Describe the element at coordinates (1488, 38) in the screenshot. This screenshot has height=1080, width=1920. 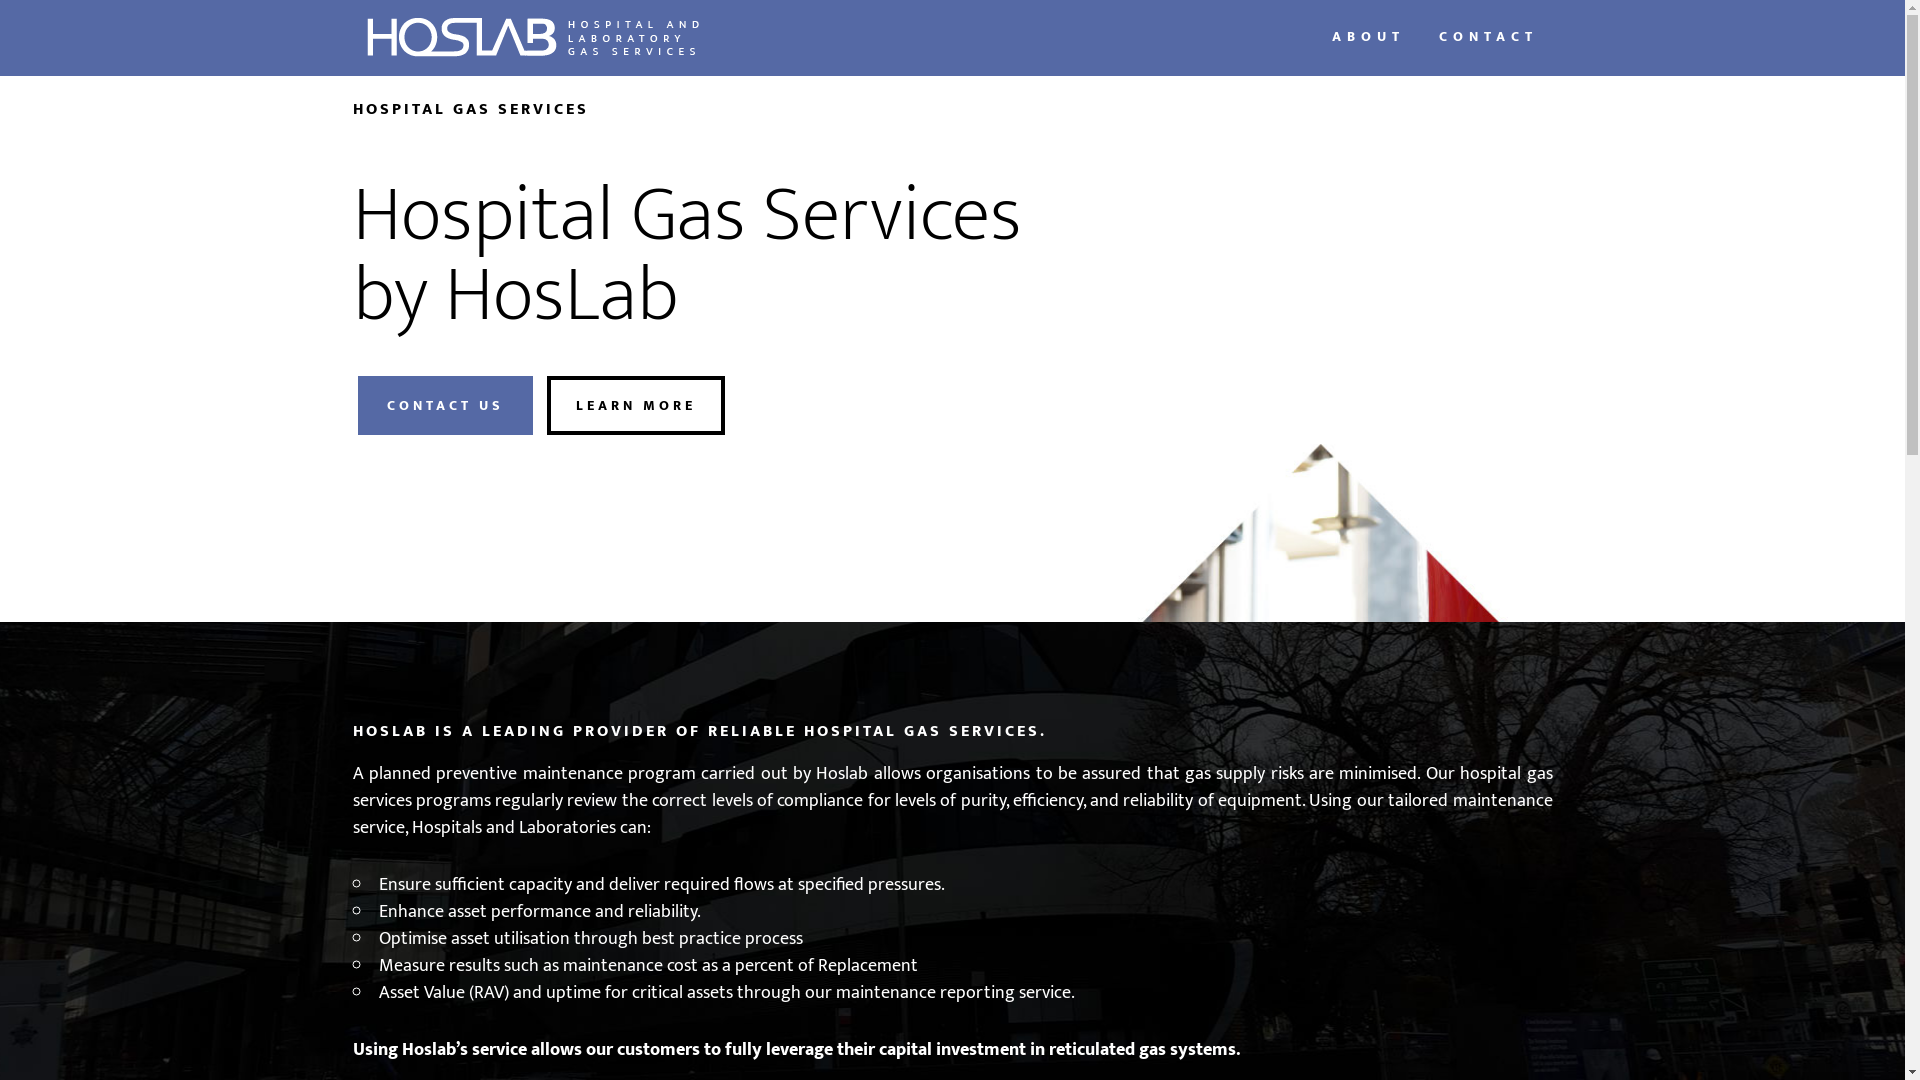
I see `'CONTACT'` at that location.